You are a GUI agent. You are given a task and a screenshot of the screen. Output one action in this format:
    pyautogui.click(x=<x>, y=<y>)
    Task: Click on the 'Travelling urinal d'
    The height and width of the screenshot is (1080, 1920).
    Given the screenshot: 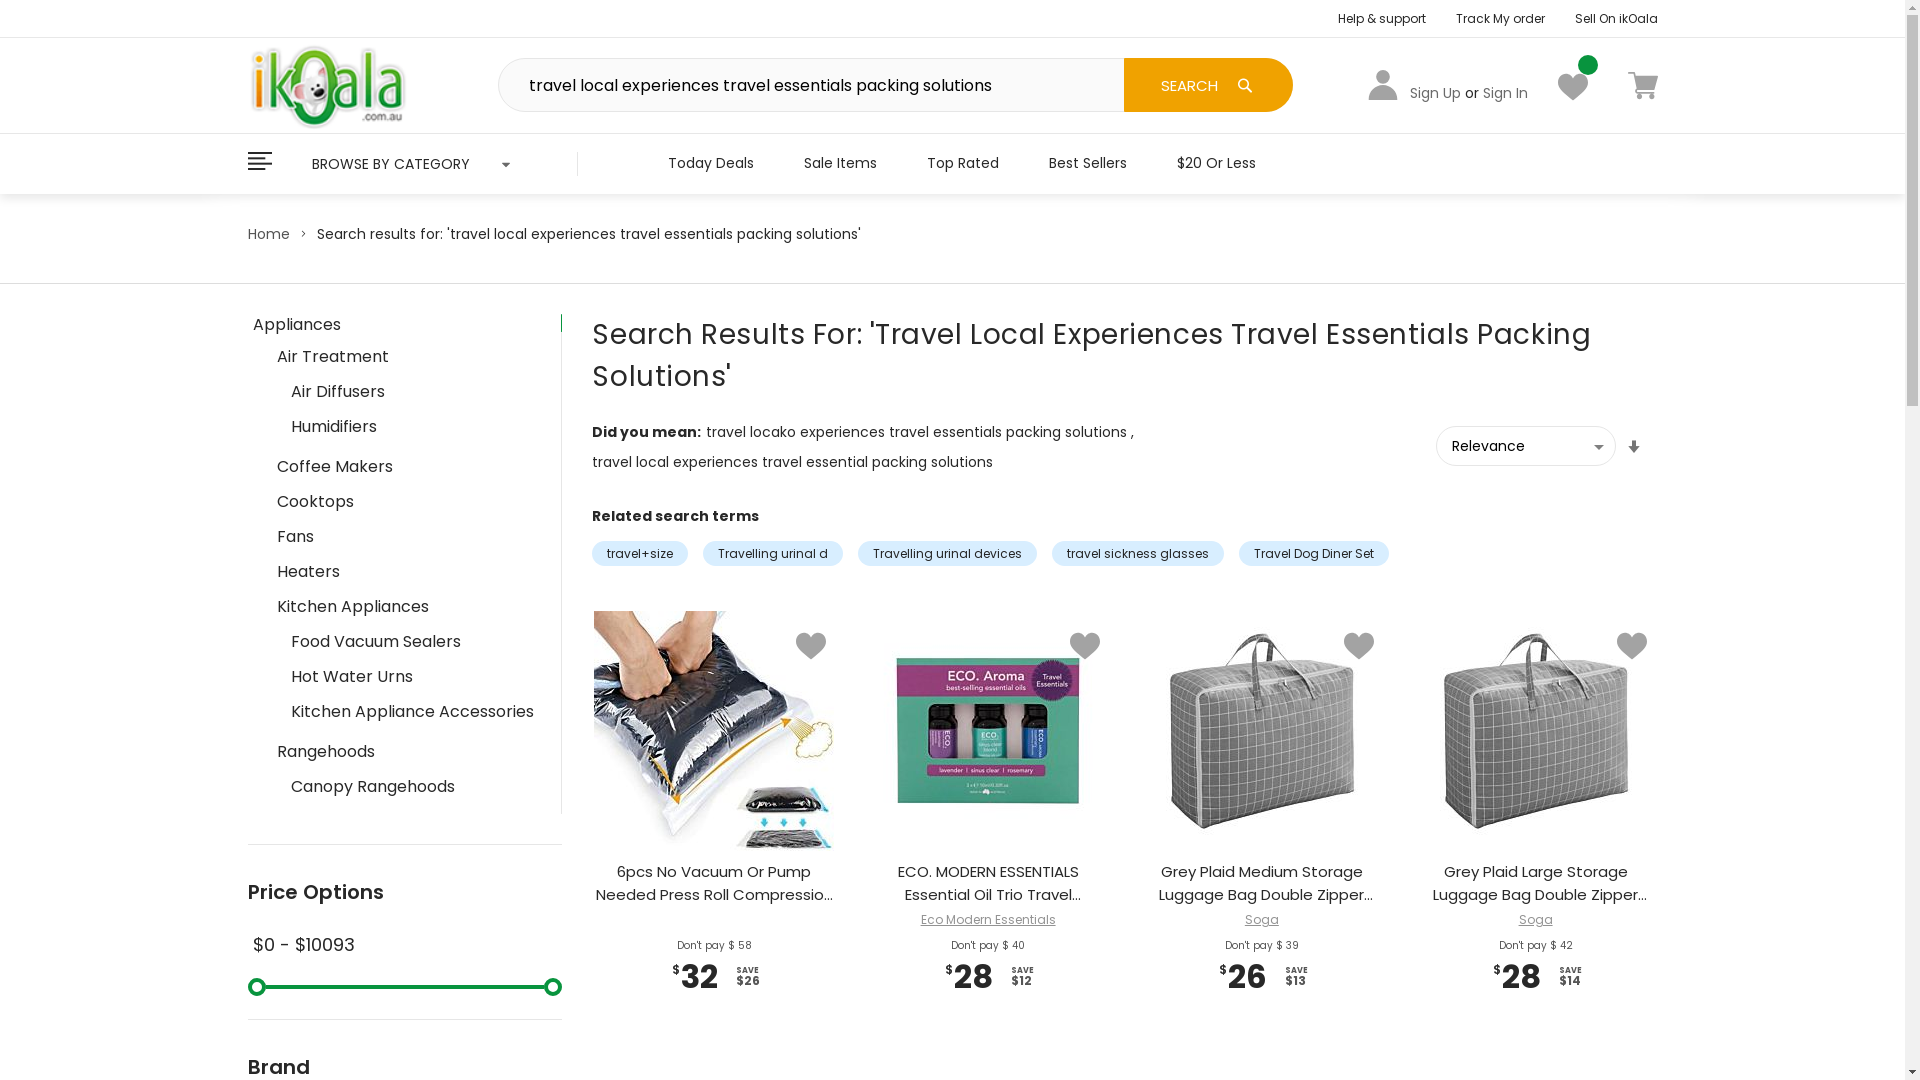 What is the action you would take?
    pyautogui.click(x=771, y=554)
    